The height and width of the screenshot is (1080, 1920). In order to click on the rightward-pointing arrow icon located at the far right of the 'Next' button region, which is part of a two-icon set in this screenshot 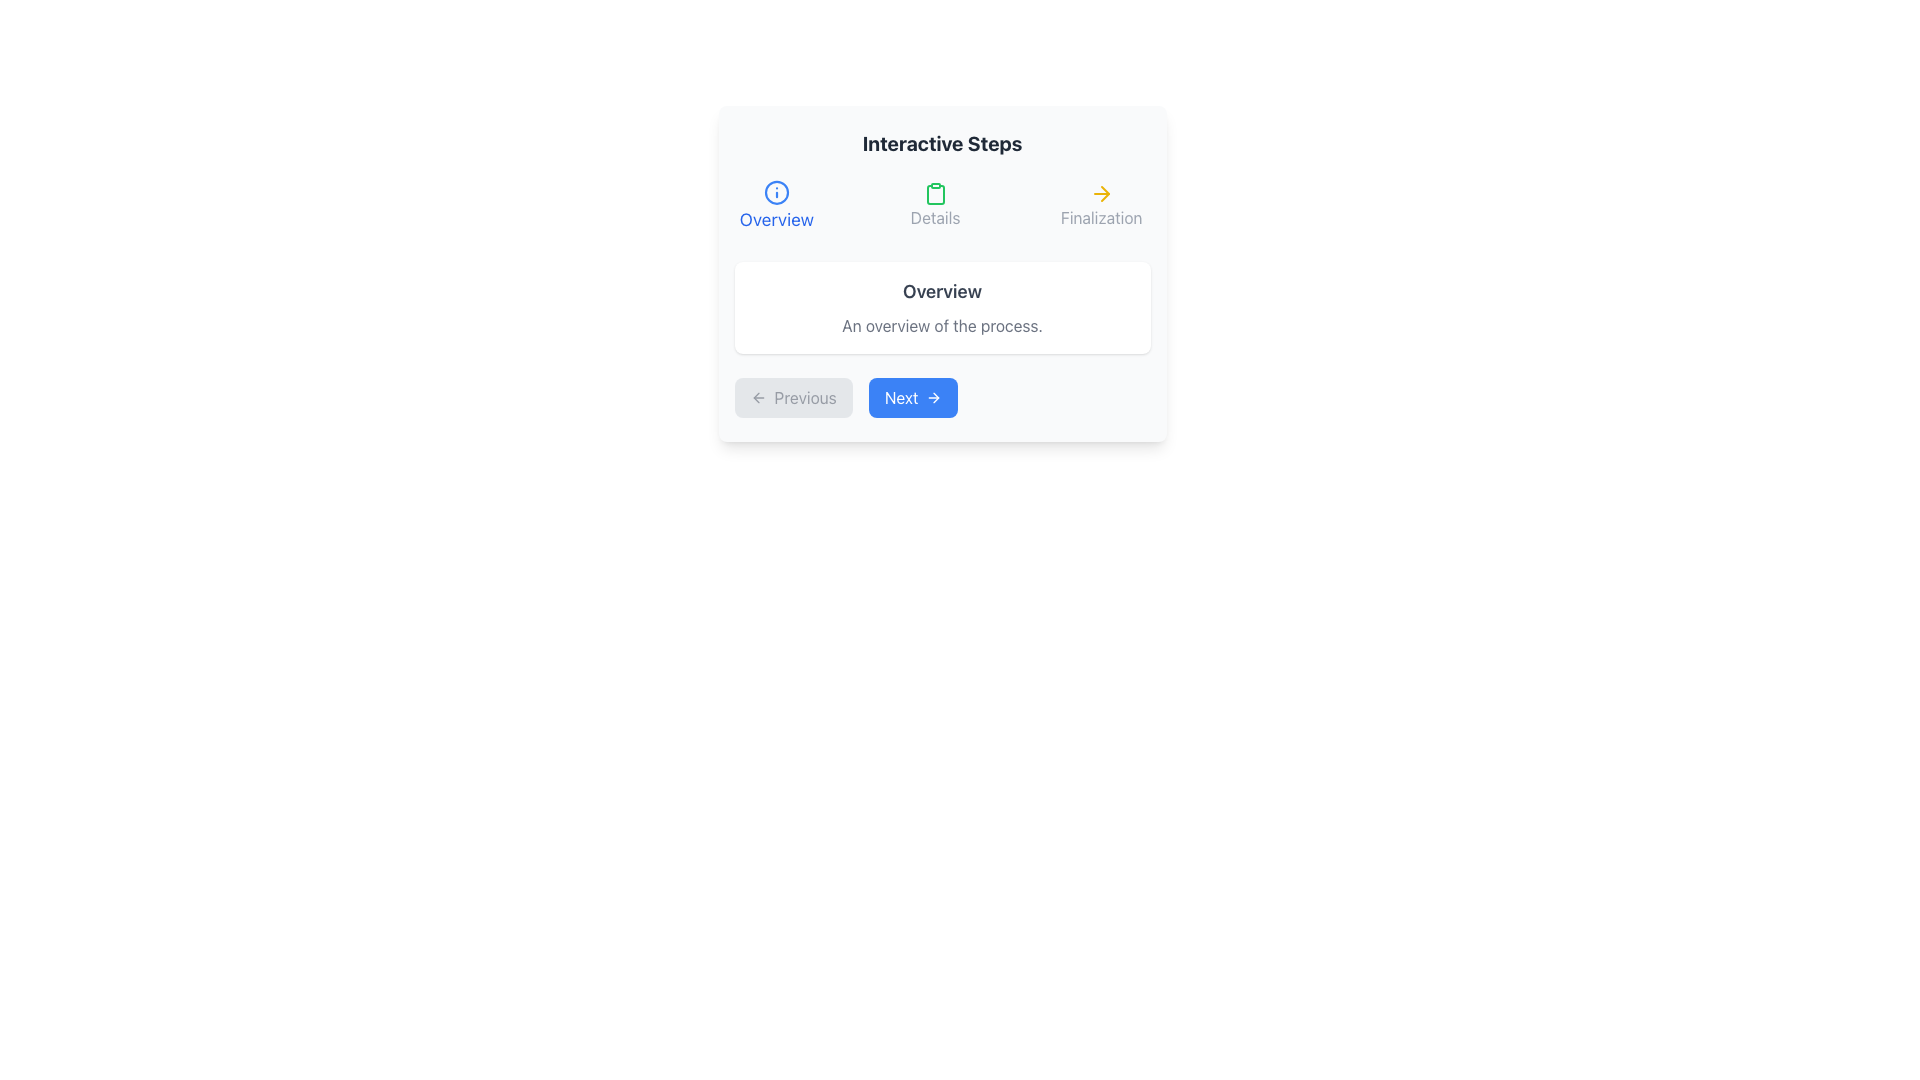, I will do `click(935, 397)`.